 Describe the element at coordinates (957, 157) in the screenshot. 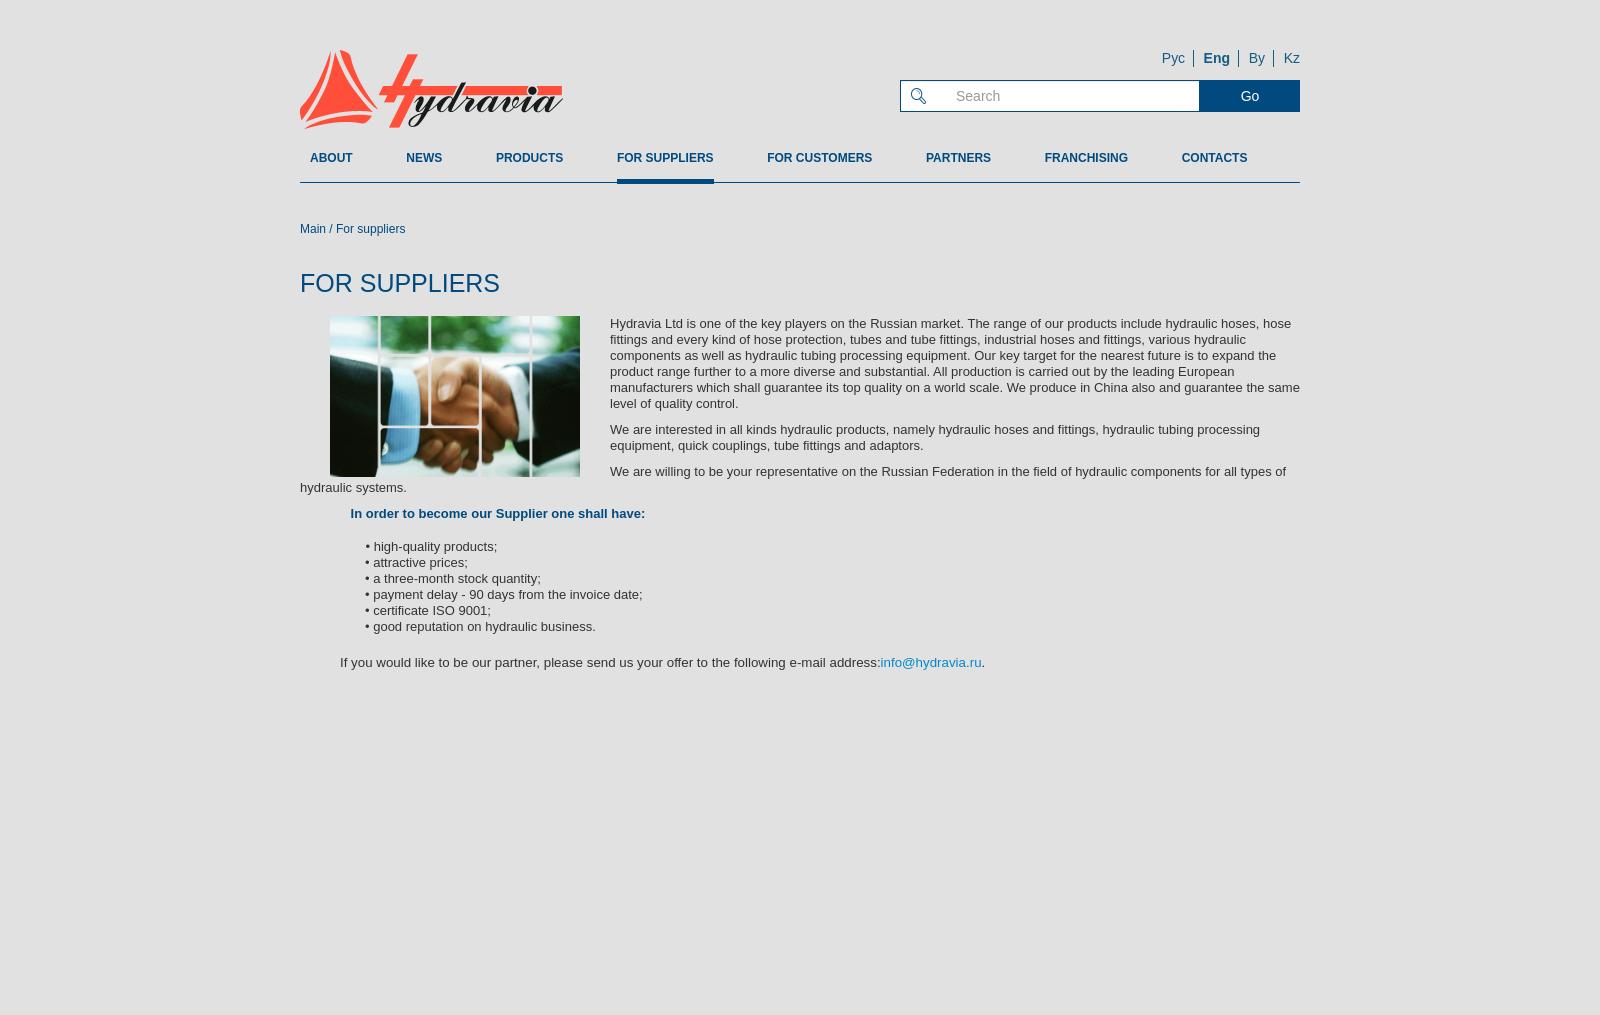

I see `'Partners'` at that location.